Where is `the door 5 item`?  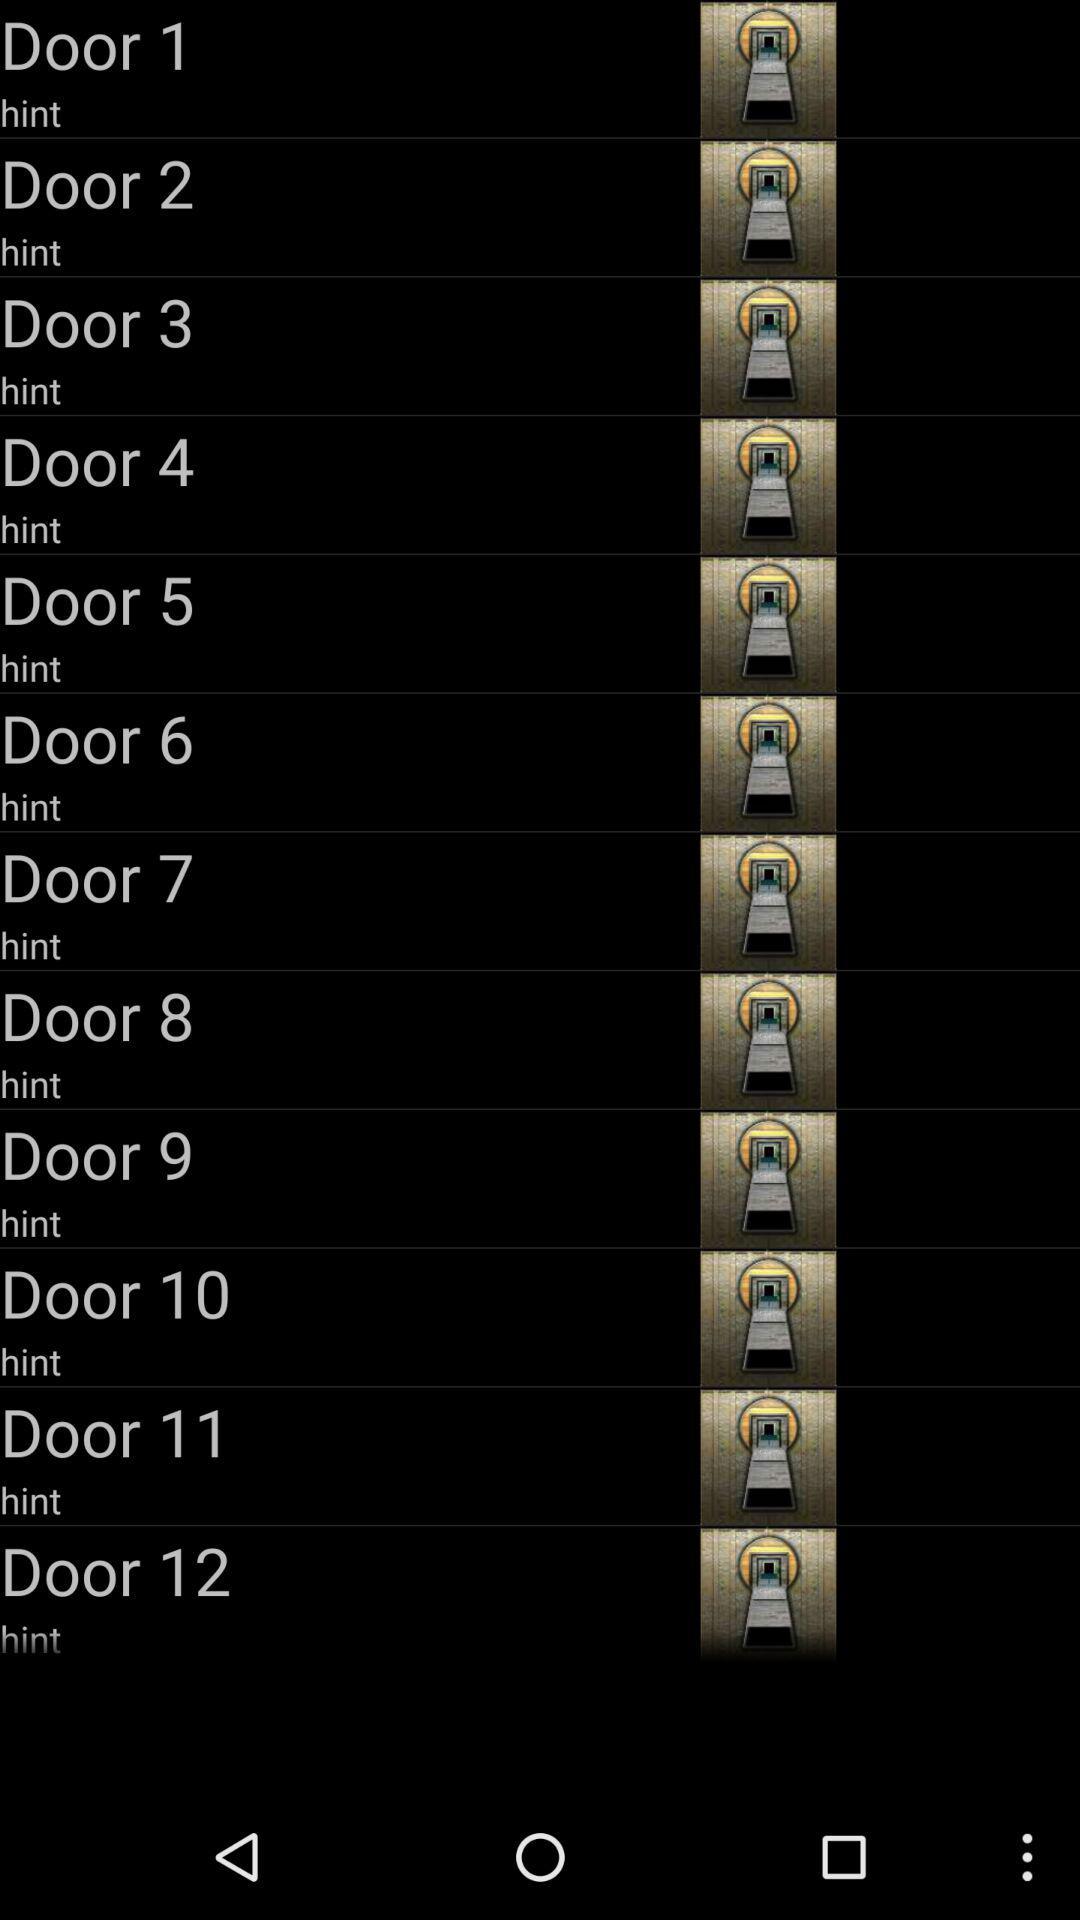
the door 5 item is located at coordinates (346, 597).